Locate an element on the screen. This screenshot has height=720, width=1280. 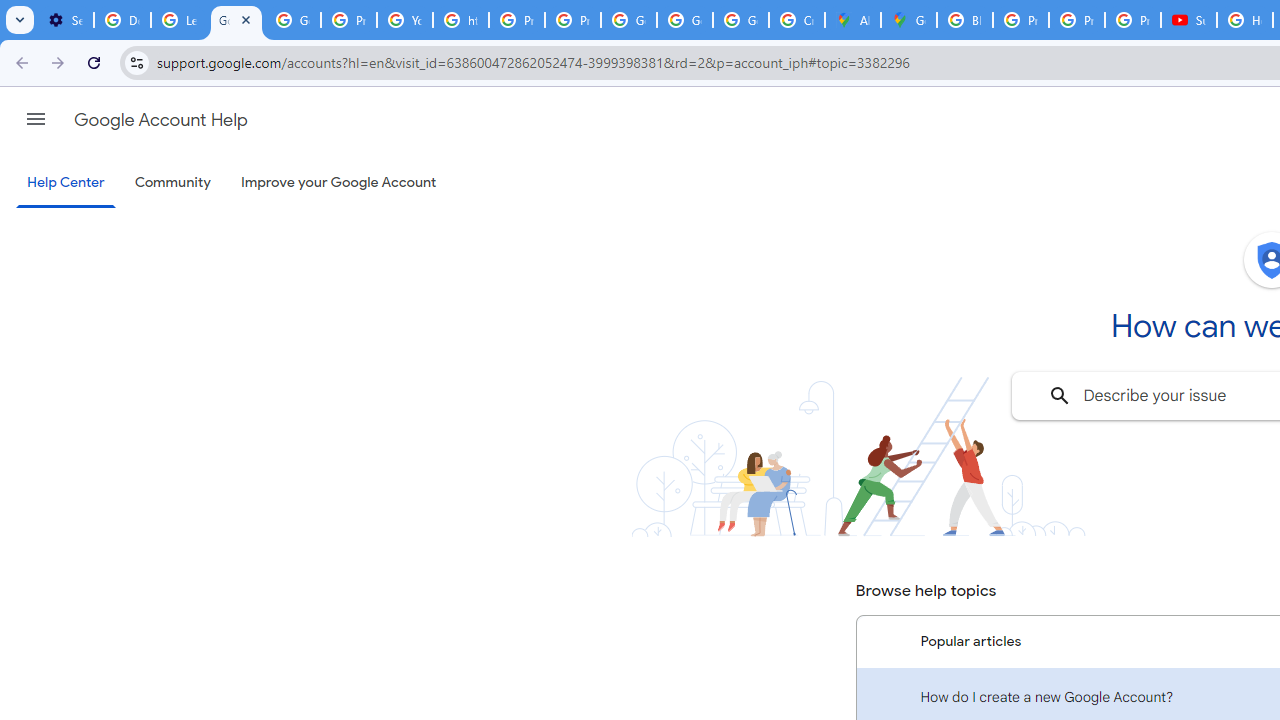
'YouTube' is located at coordinates (404, 20).